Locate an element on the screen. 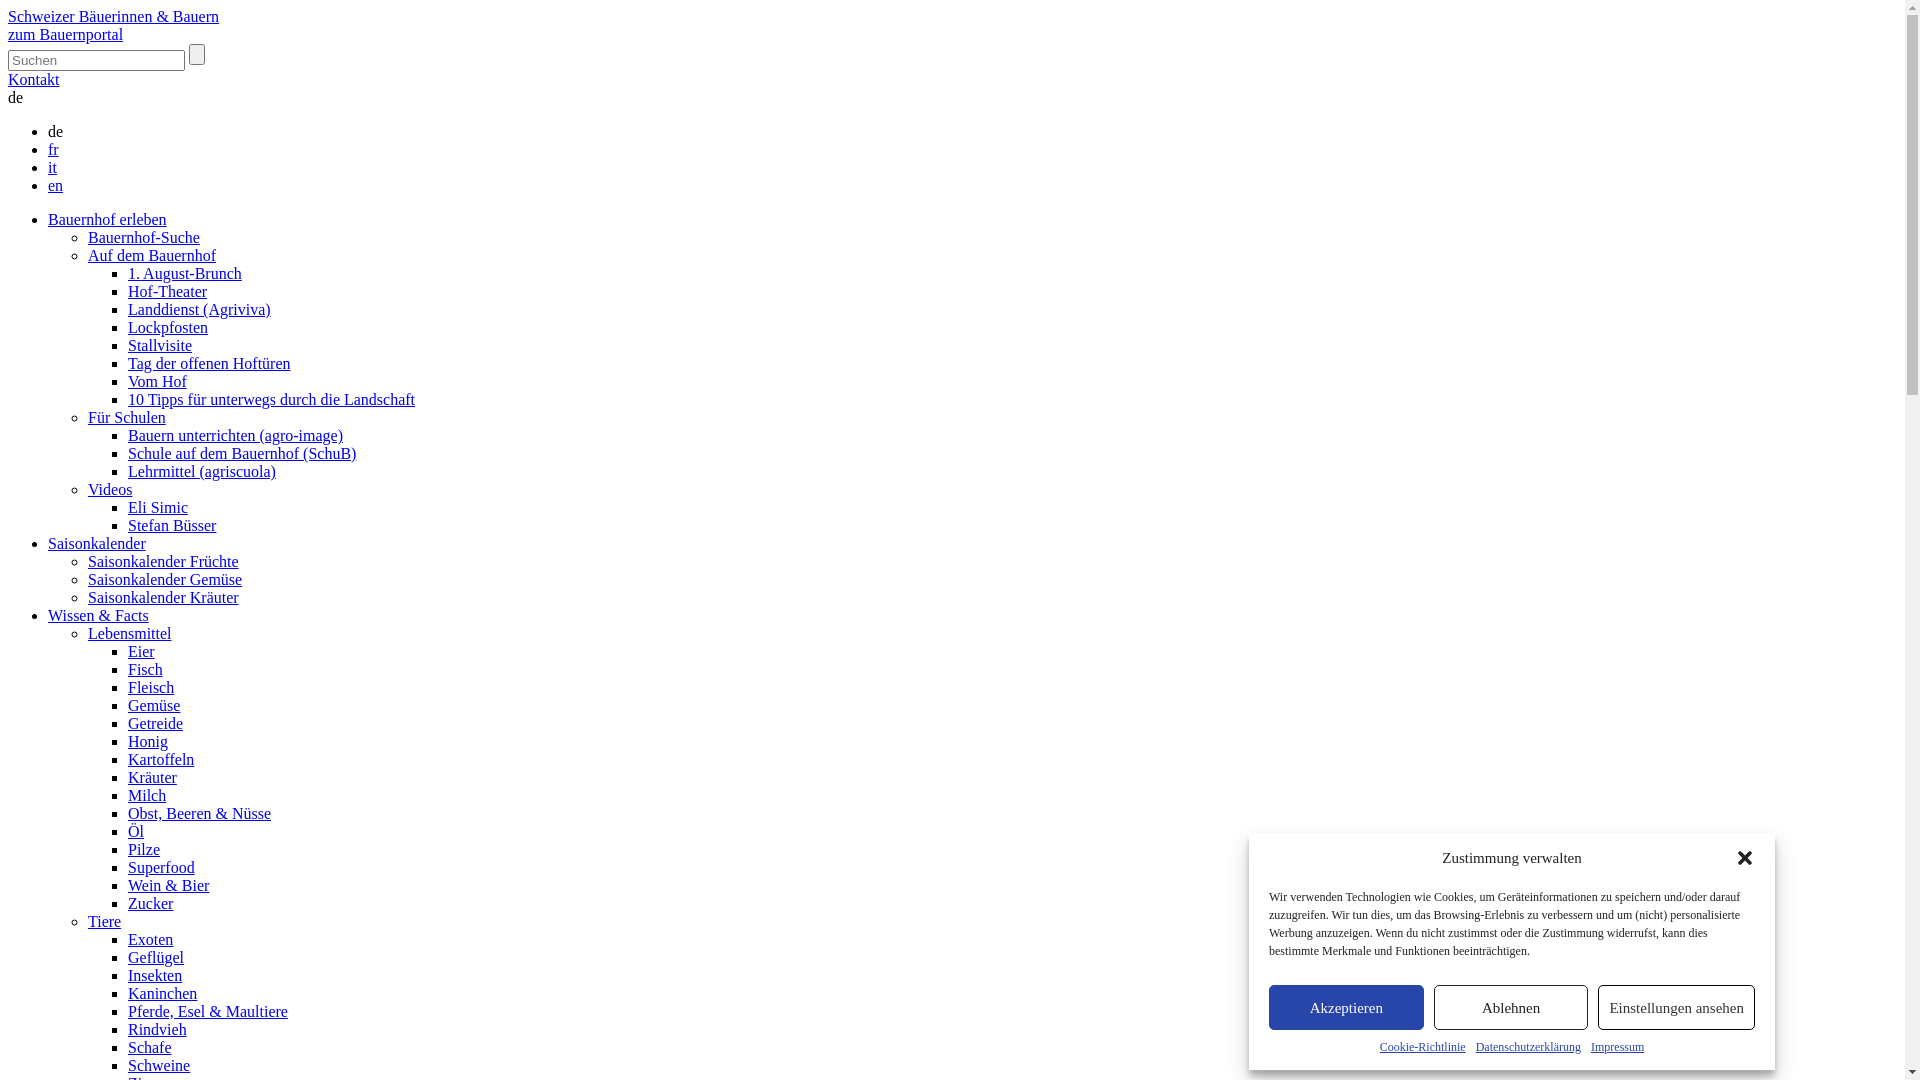 This screenshot has height=1080, width=1920. 'Eli Simic' is located at coordinates (157, 506).